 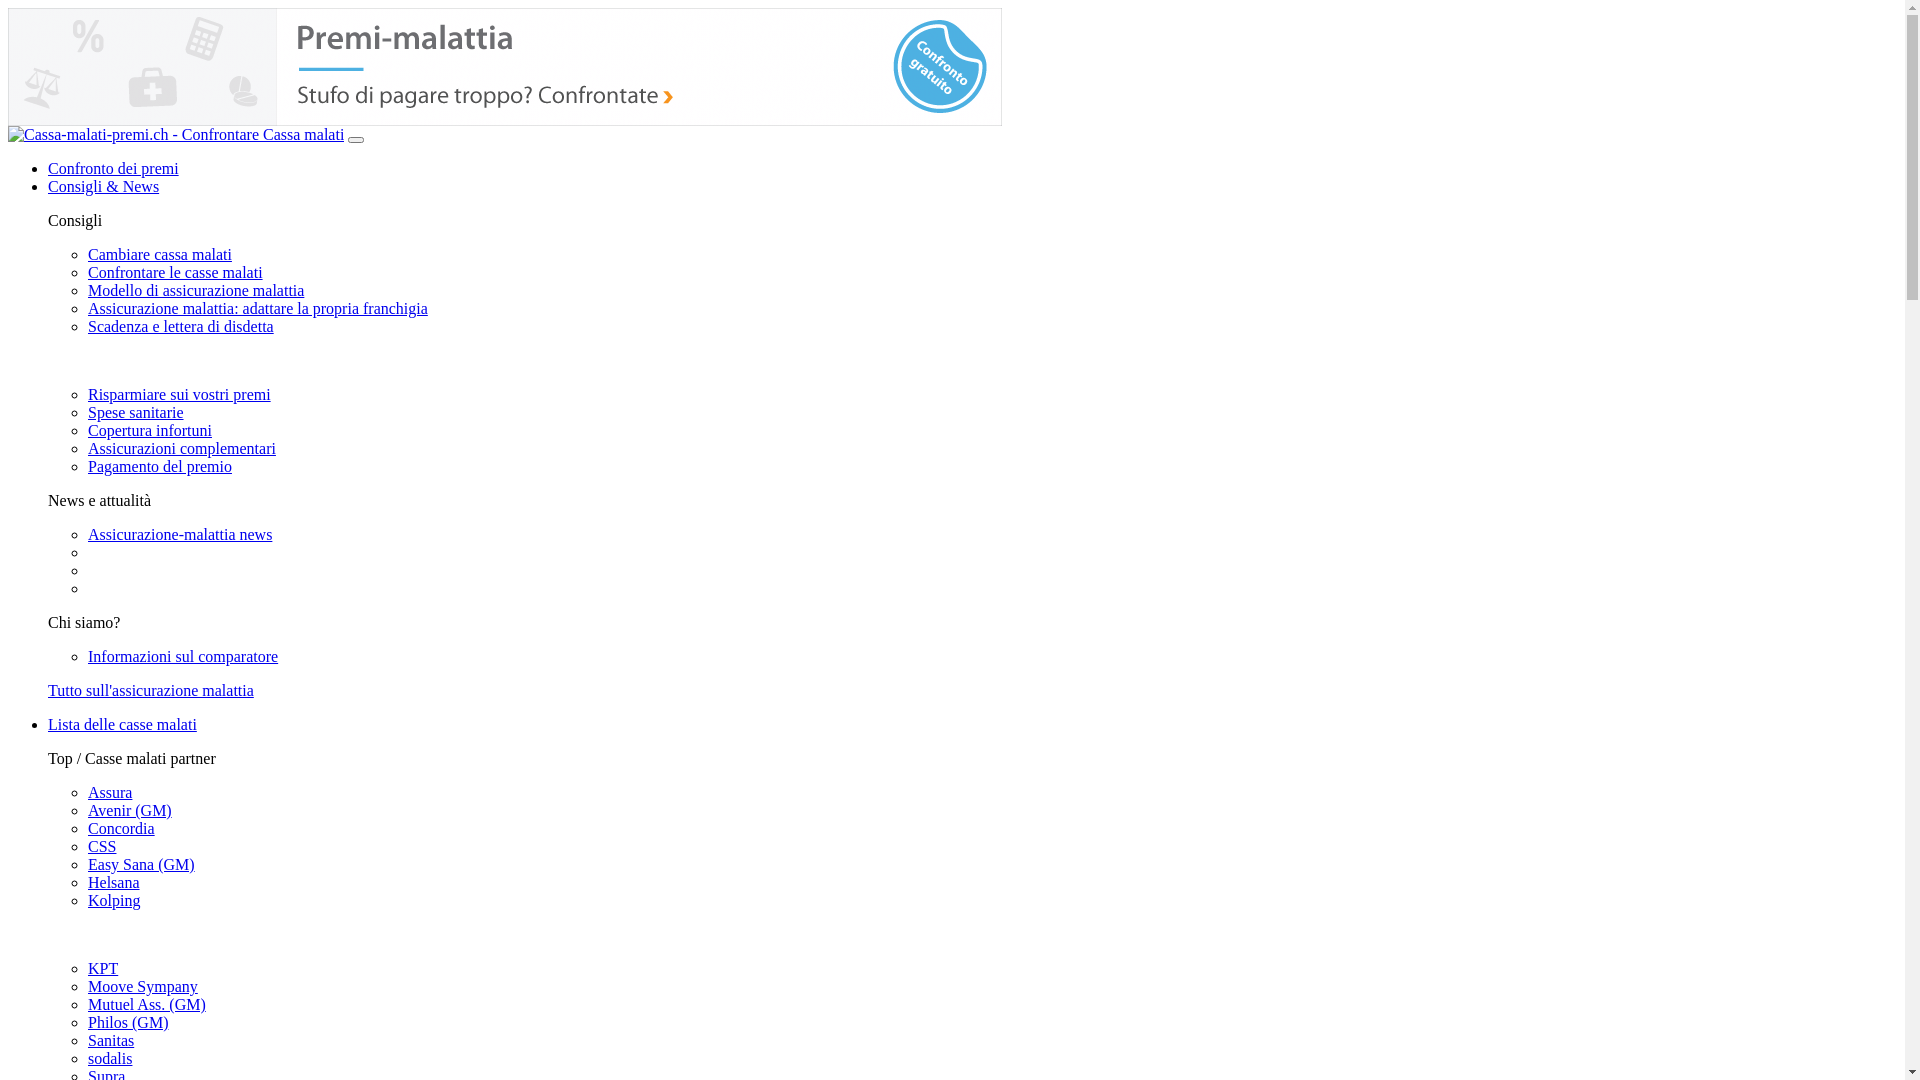 What do you see at coordinates (101, 967) in the screenshot?
I see `'KPT'` at bounding box center [101, 967].